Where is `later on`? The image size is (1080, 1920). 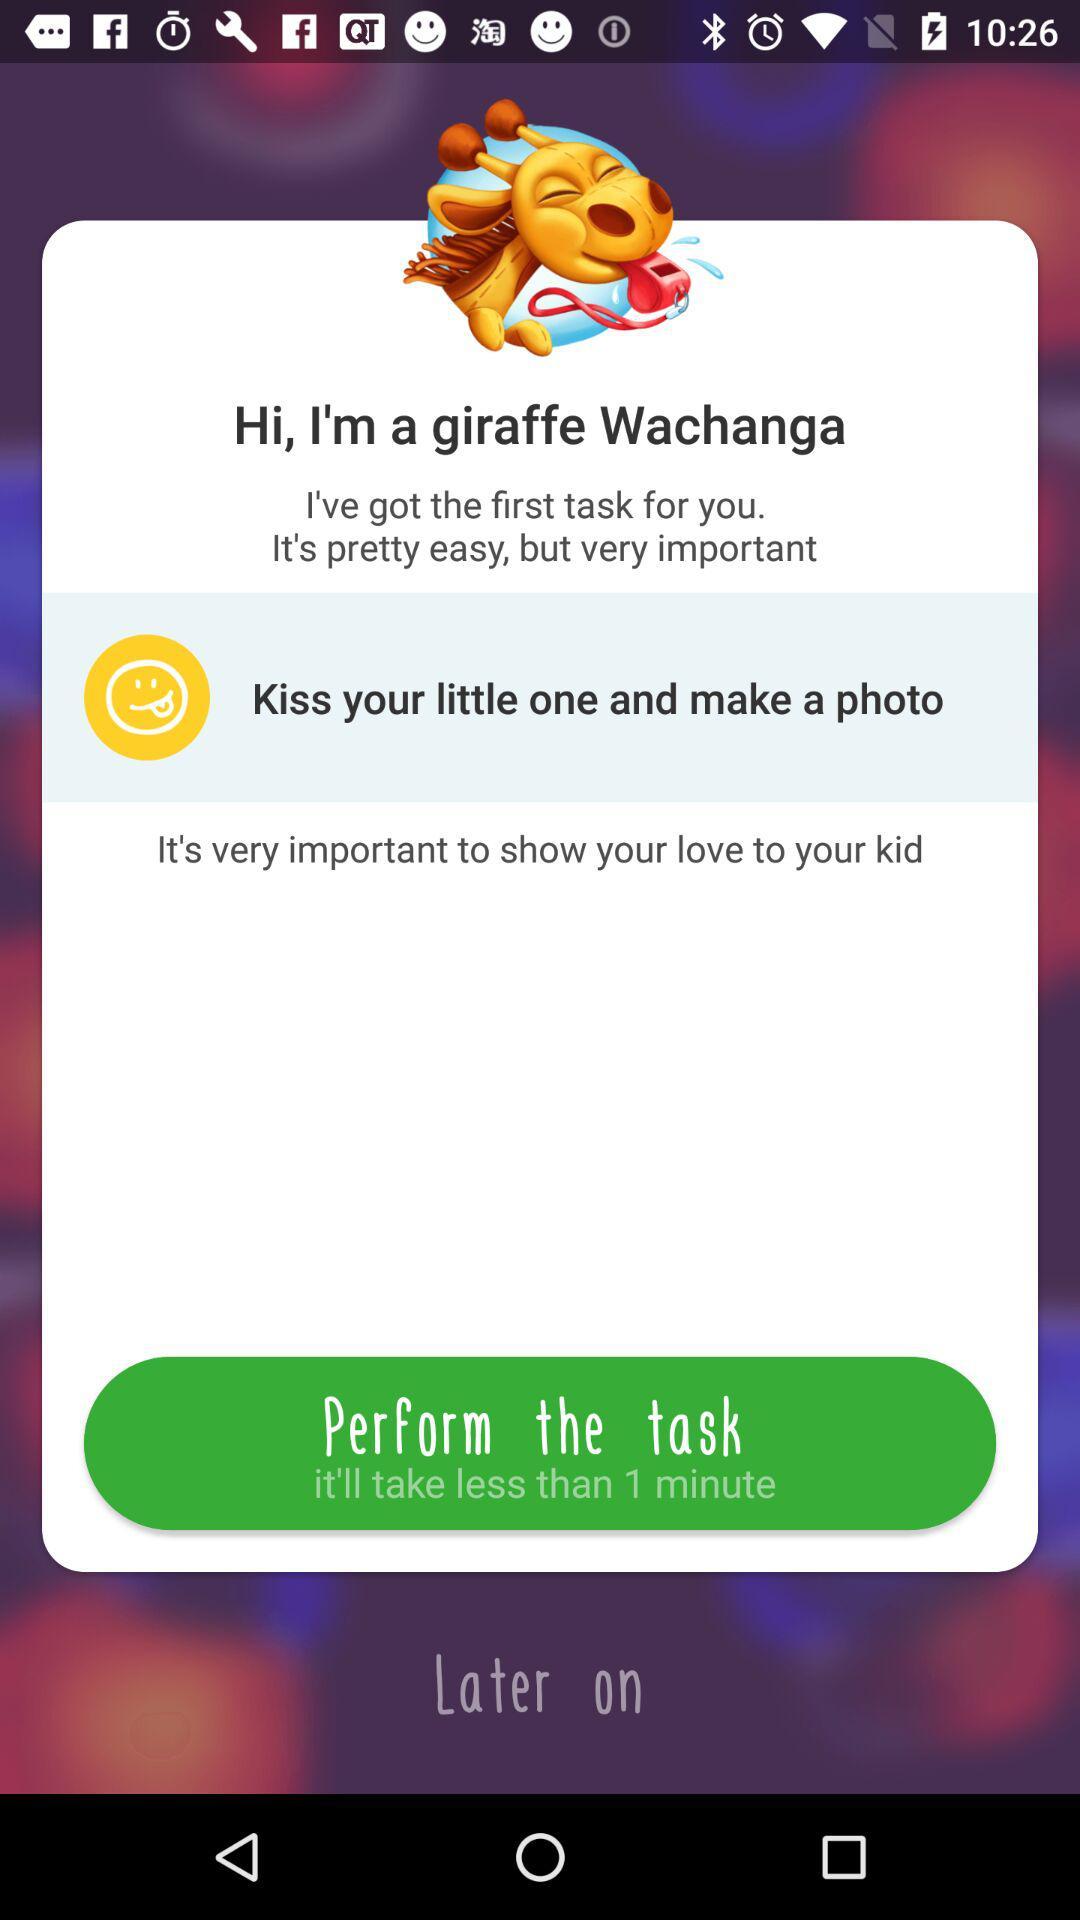
later on is located at coordinates (540, 1682).